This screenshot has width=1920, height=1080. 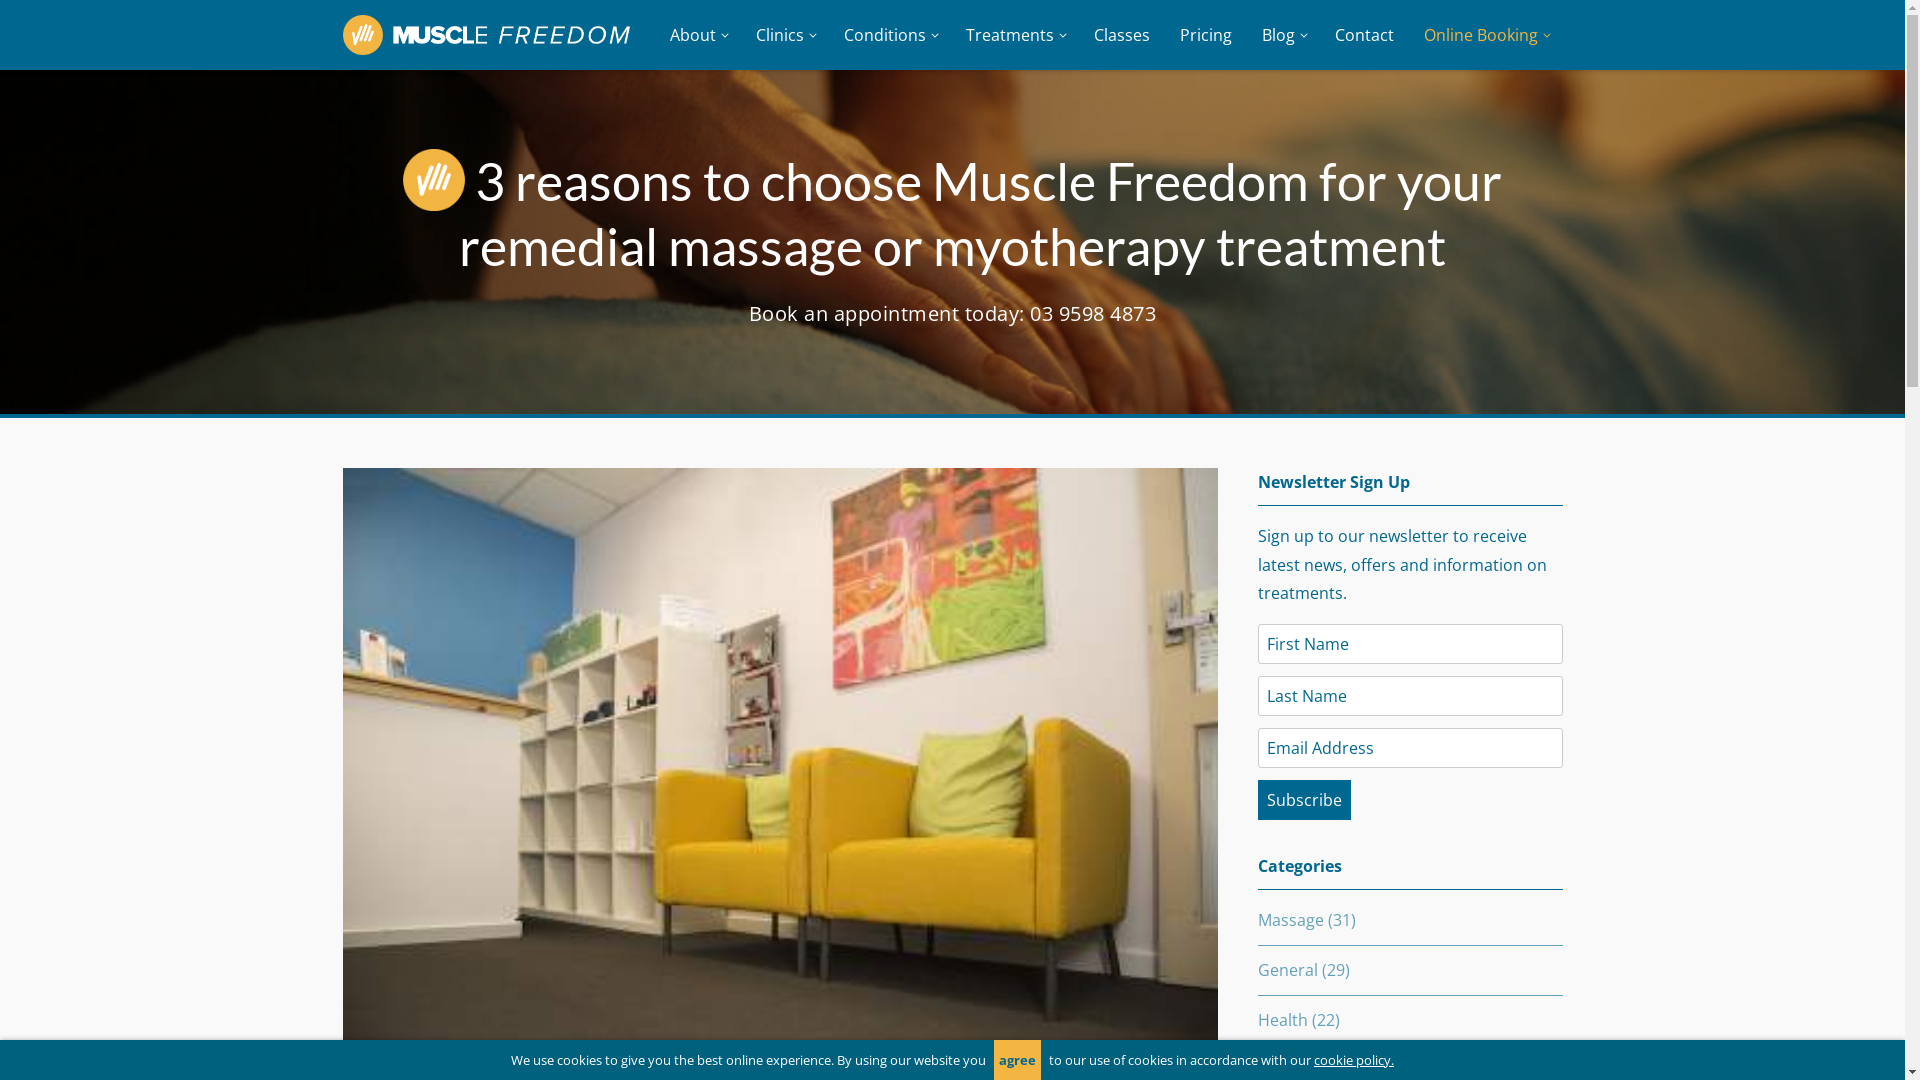 What do you see at coordinates (1291, 920) in the screenshot?
I see `'Massage'` at bounding box center [1291, 920].